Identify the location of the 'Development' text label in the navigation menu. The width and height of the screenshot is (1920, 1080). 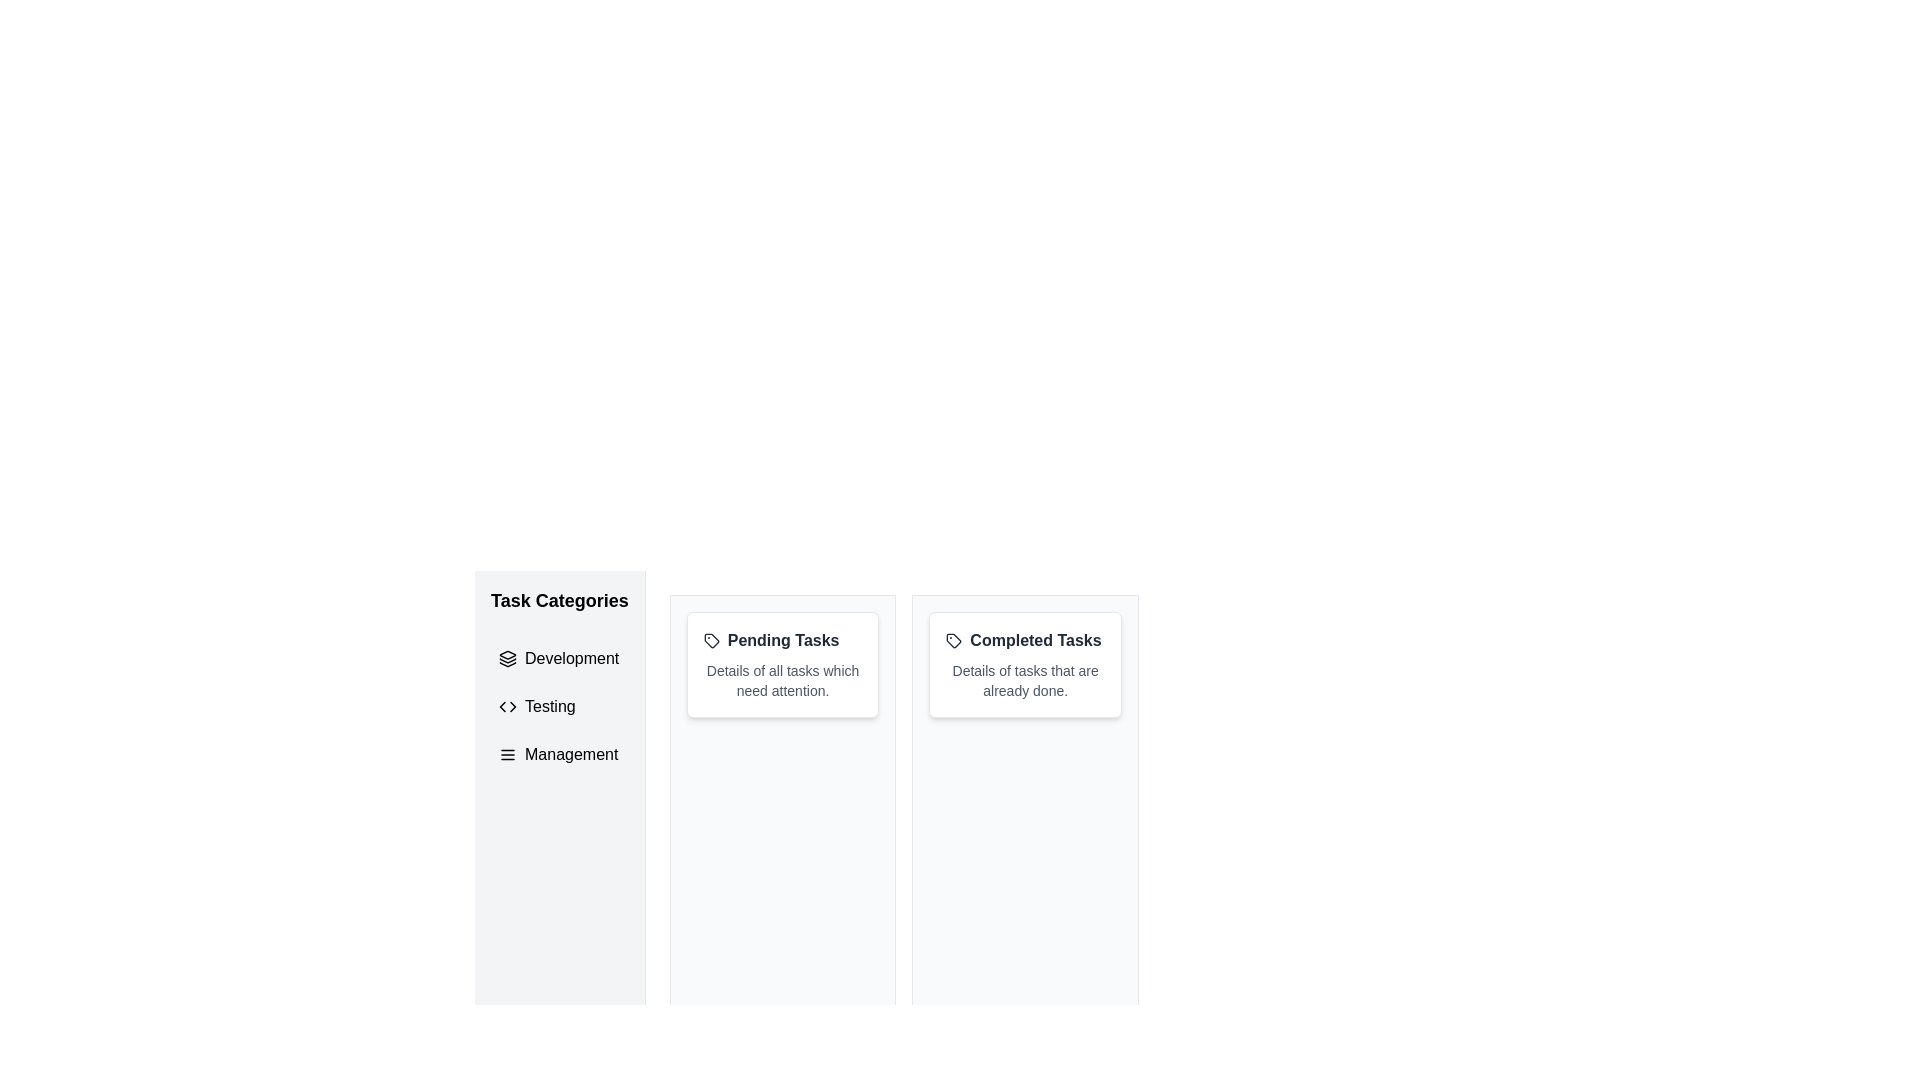
(570, 659).